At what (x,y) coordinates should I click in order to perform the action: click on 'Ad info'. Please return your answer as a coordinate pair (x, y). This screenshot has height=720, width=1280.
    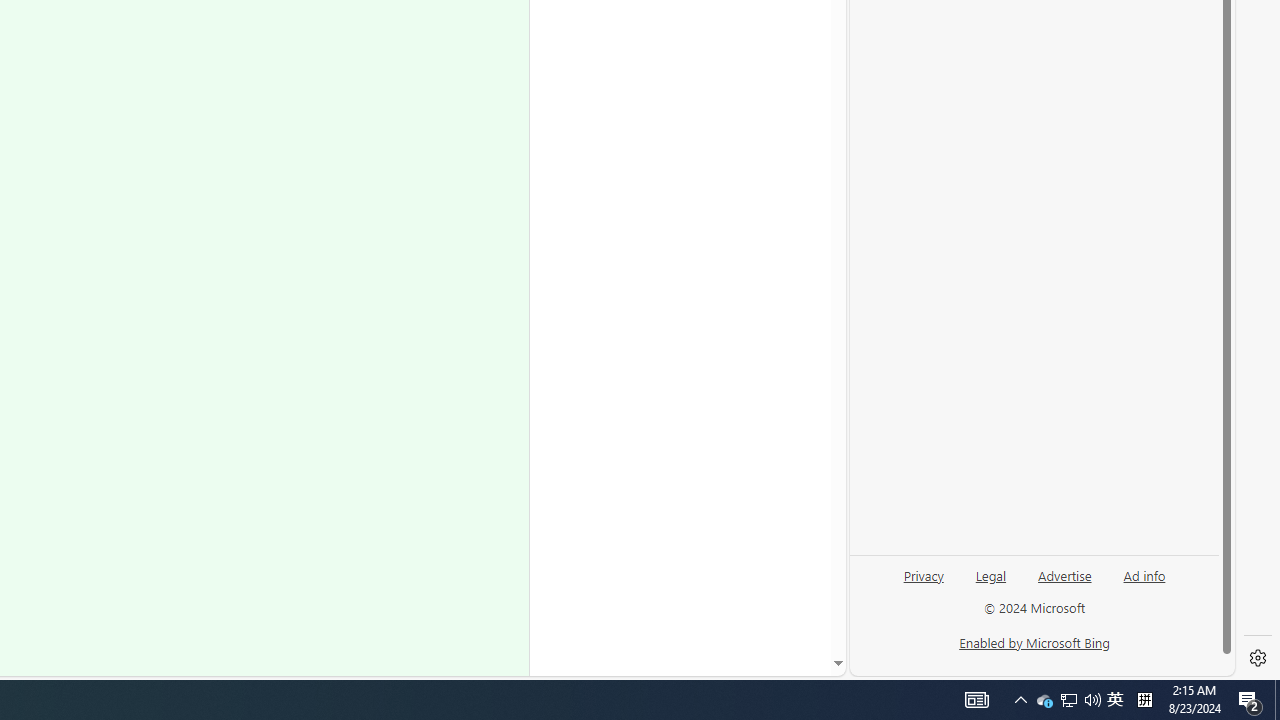
    Looking at the image, I should click on (1144, 583).